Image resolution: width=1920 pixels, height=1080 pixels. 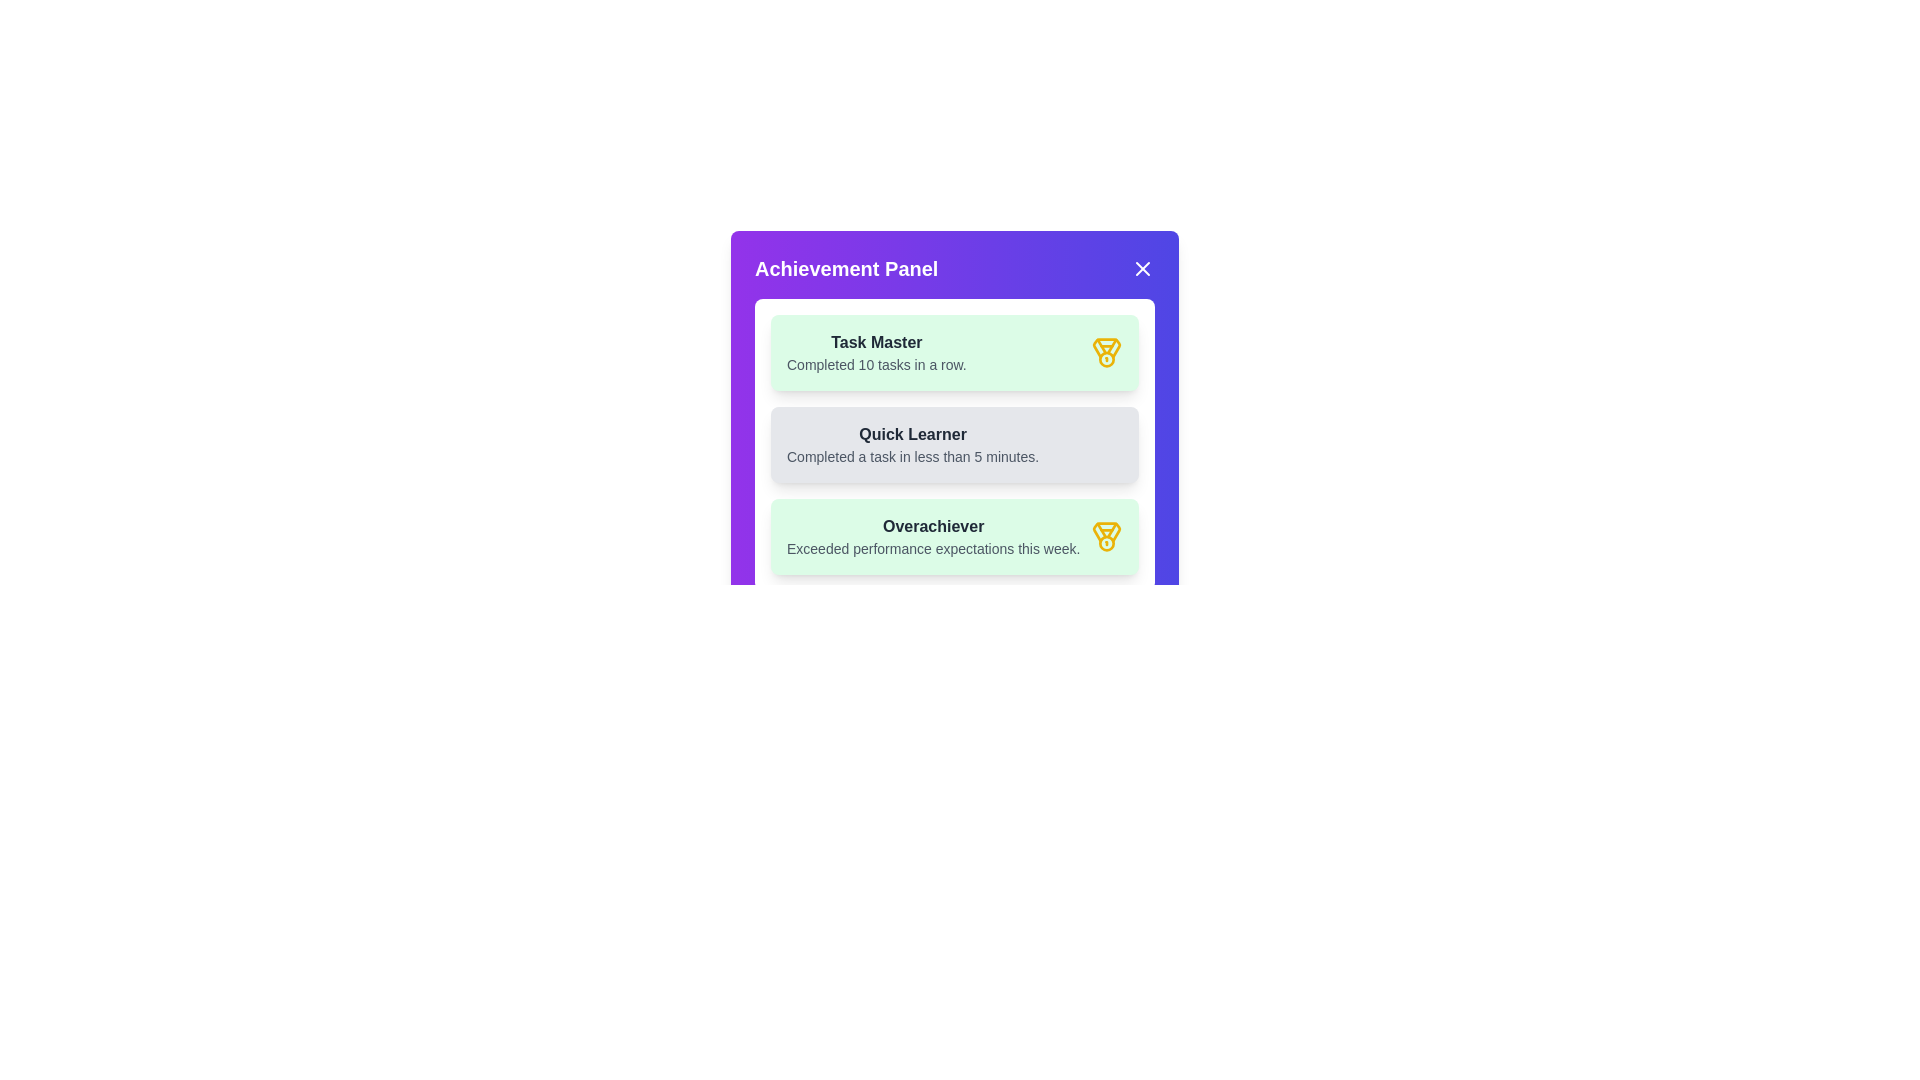 What do you see at coordinates (954, 443) in the screenshot?
I see `the Achievement display card titled 'Quick Learner' located in the second panel of the purple-framed 'Achievement Panel'` at bounding box center [954, 443].